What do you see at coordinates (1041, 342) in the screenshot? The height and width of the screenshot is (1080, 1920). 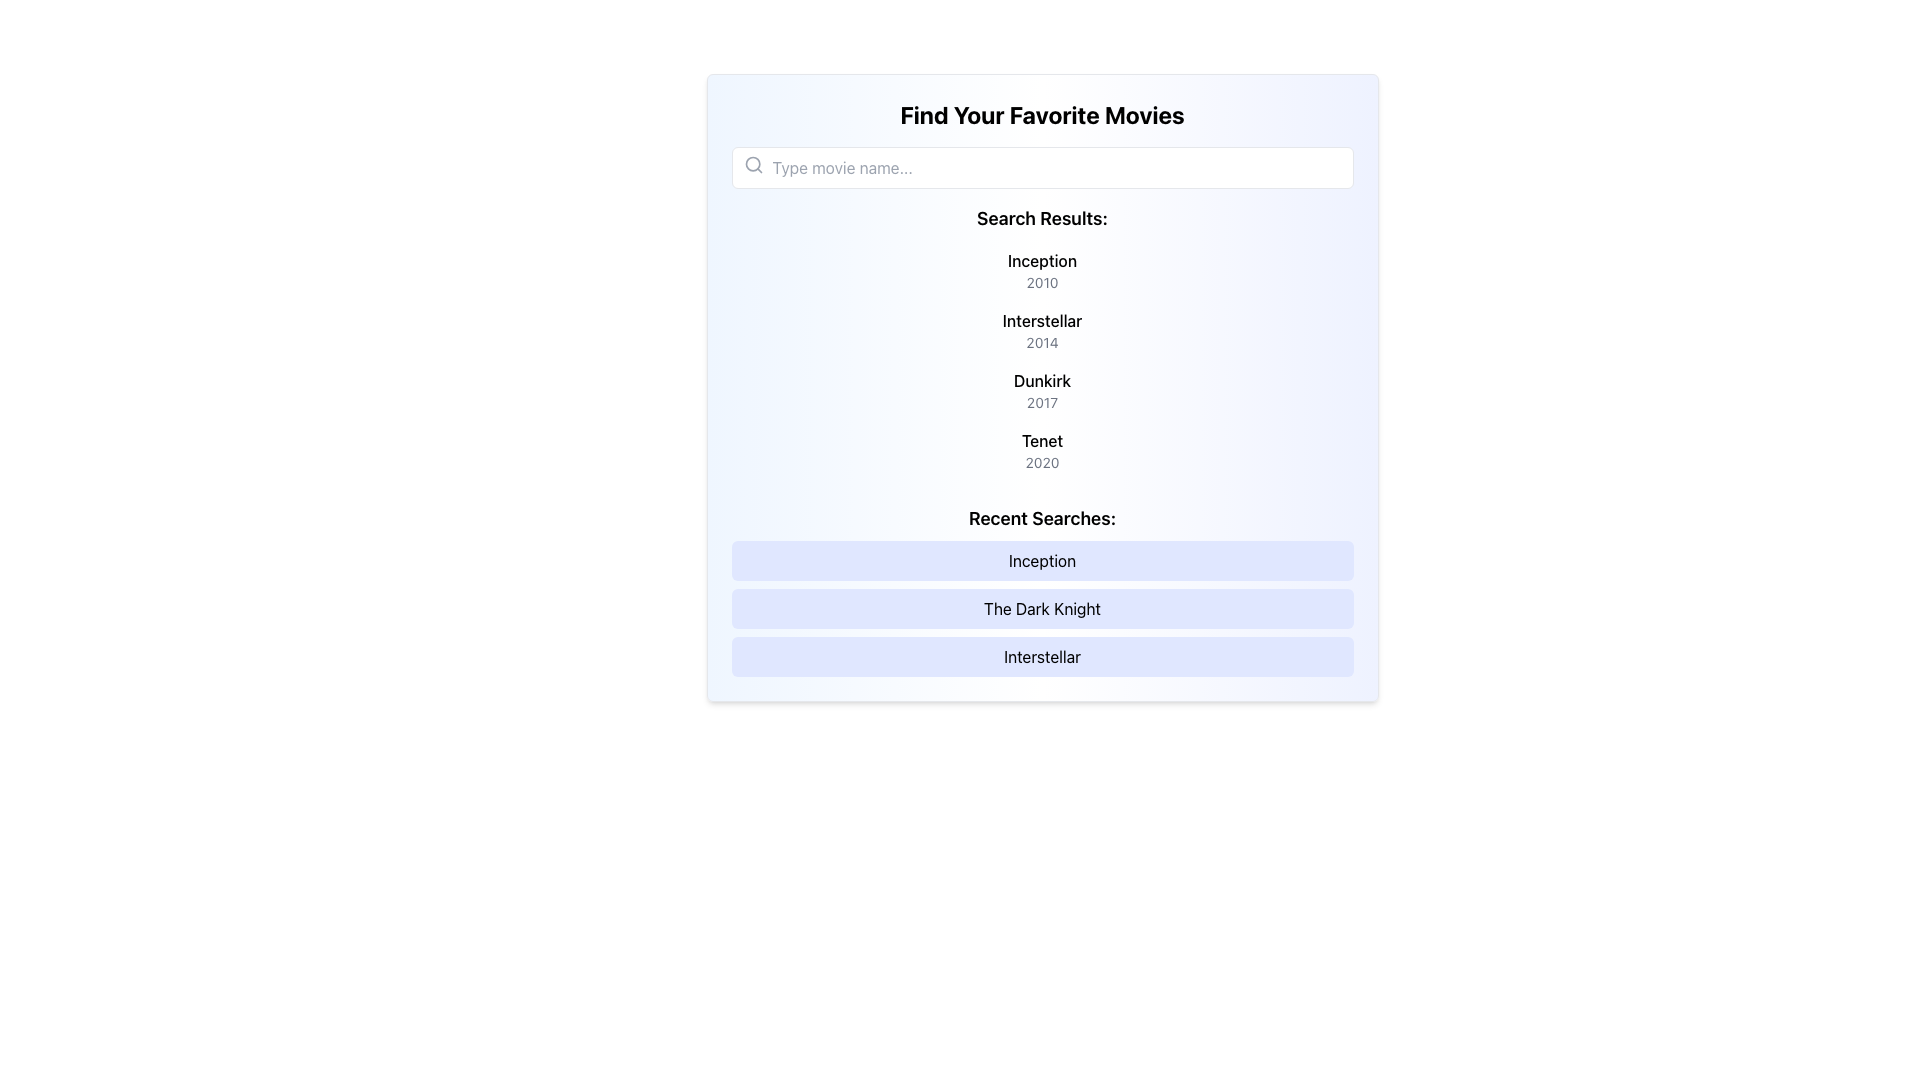 I see `text label displaying '2014' which is styled in gray and located under the title 'Interstellar' in the search results section` at bounding box center [1041, 342].